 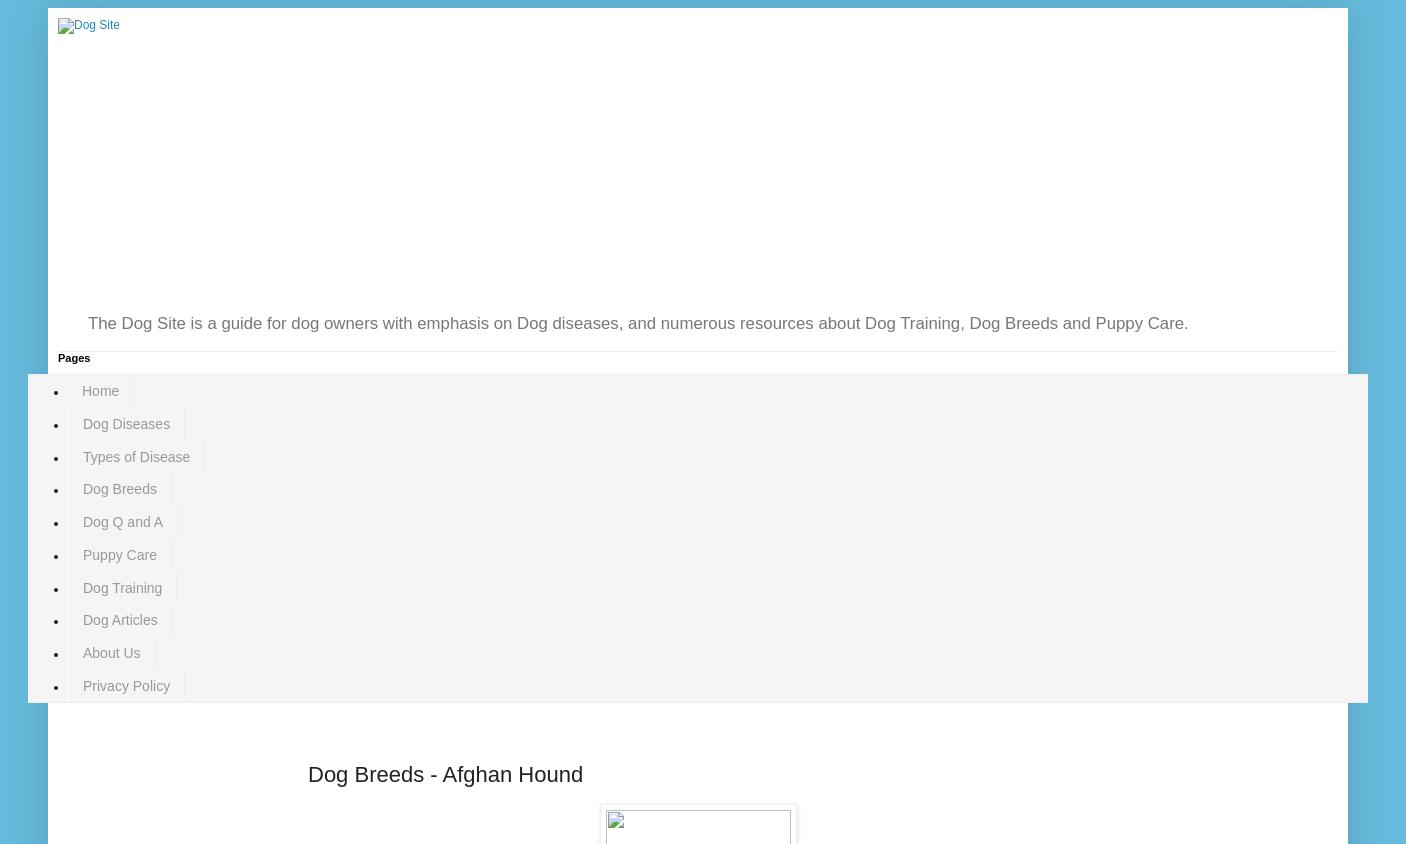 I want to click on 'Home', so click(x=80, y=390).